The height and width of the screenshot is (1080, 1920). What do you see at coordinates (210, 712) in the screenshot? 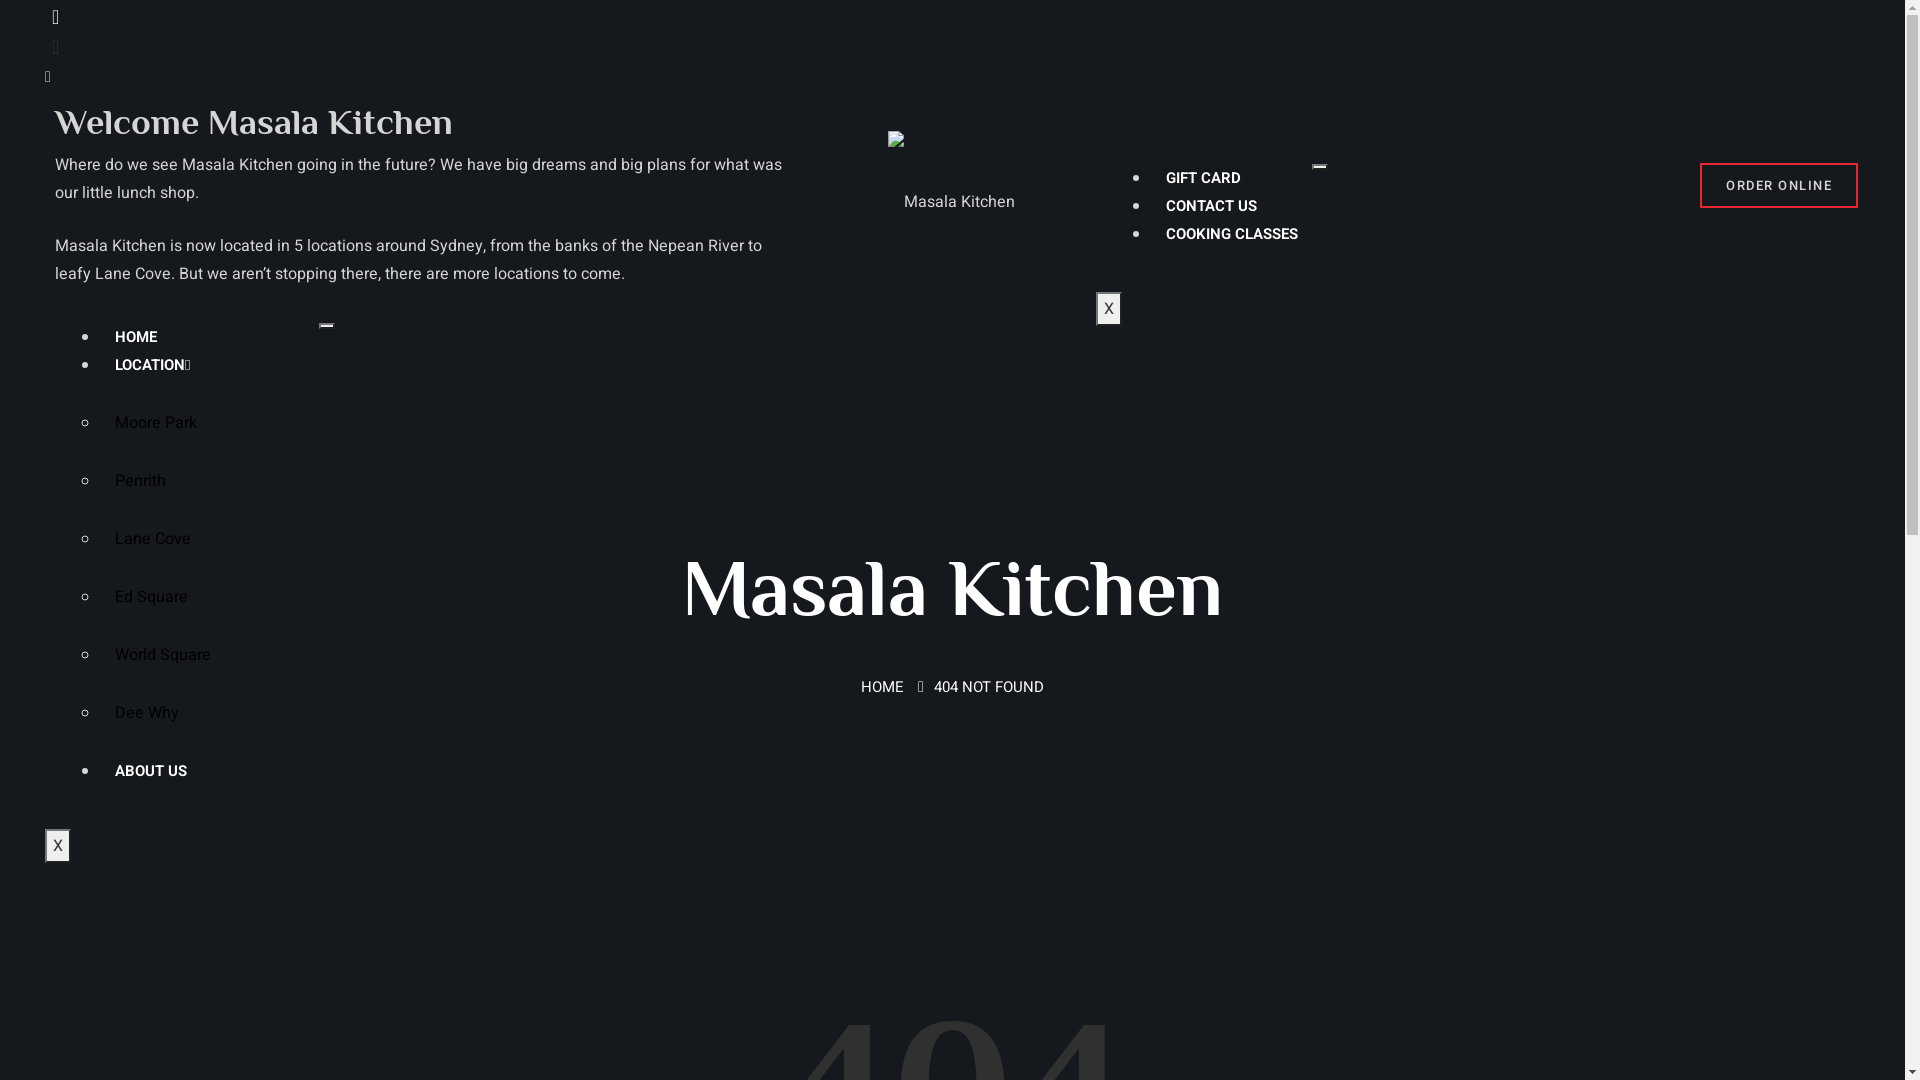
I see `'Dee Why'` at bounding box center [210, 712].